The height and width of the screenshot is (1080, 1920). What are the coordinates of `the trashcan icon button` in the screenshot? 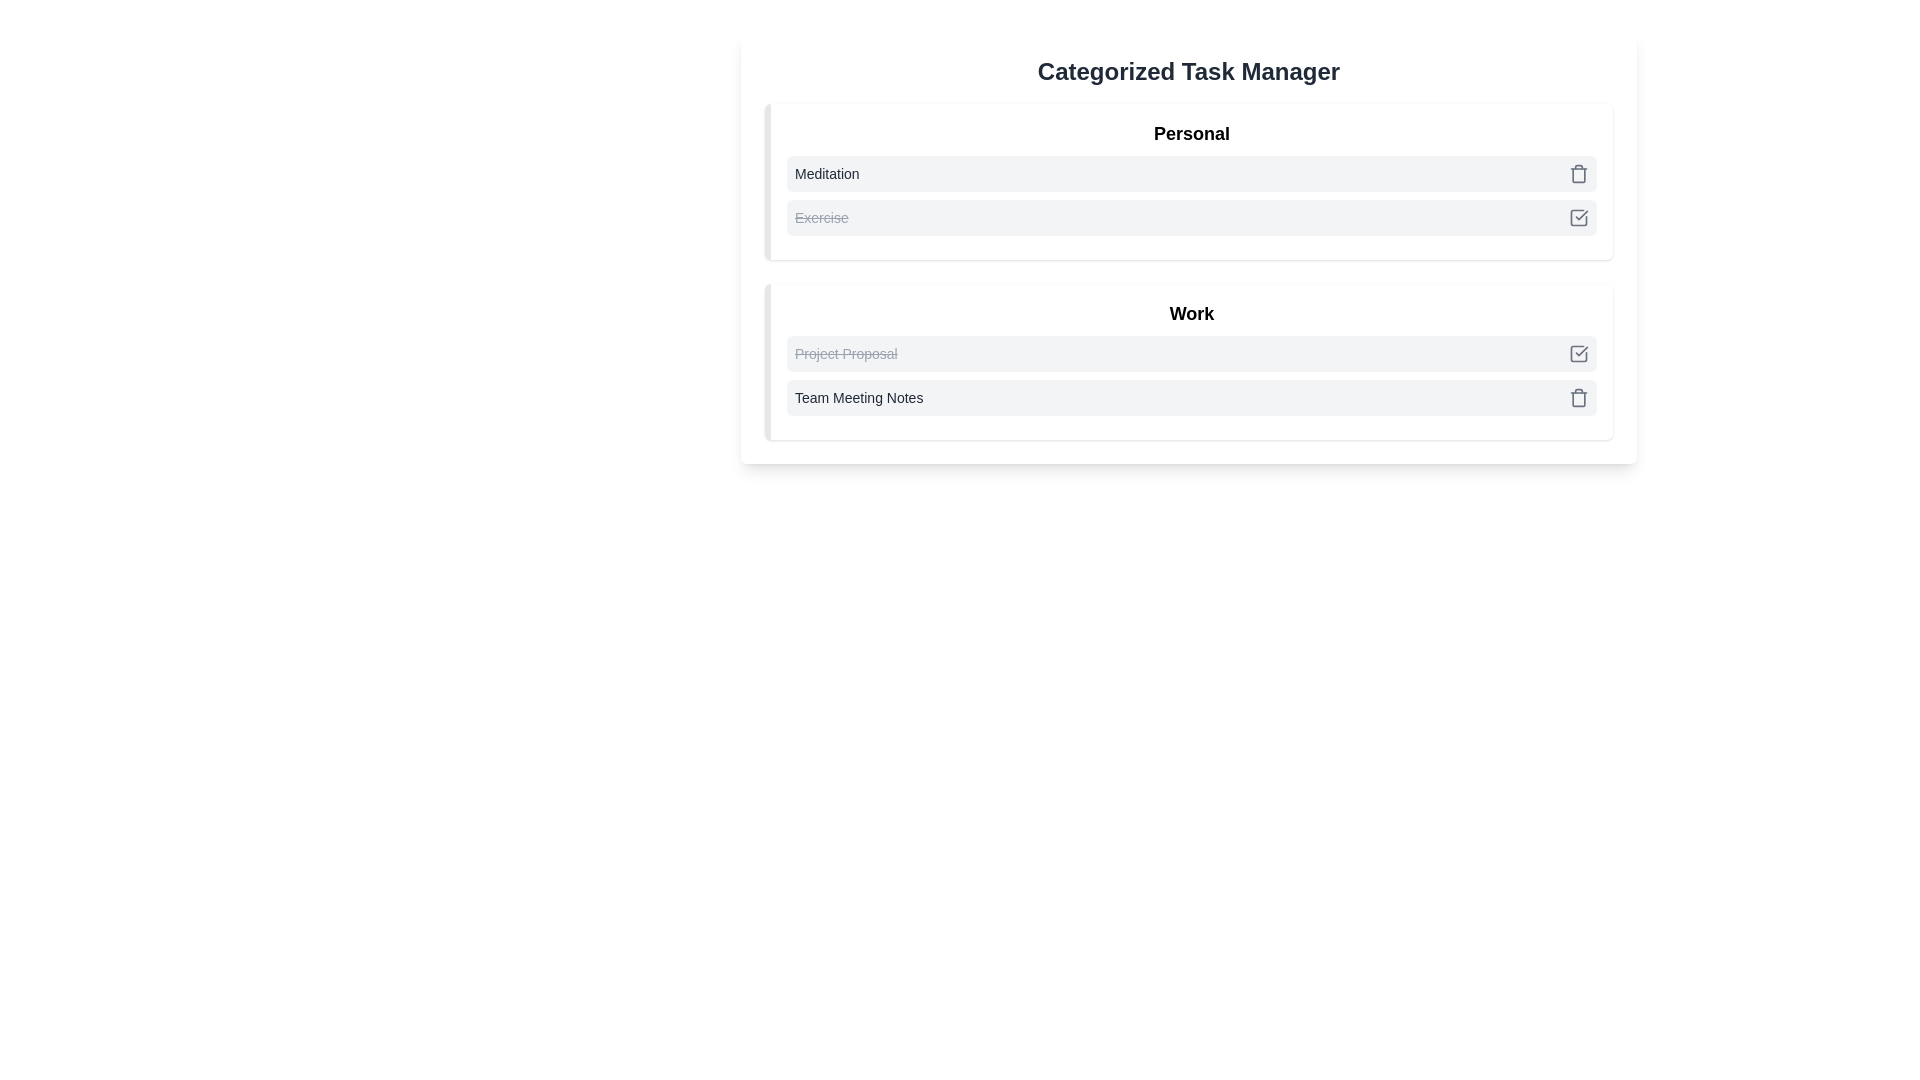 It's located at (1578, 397).